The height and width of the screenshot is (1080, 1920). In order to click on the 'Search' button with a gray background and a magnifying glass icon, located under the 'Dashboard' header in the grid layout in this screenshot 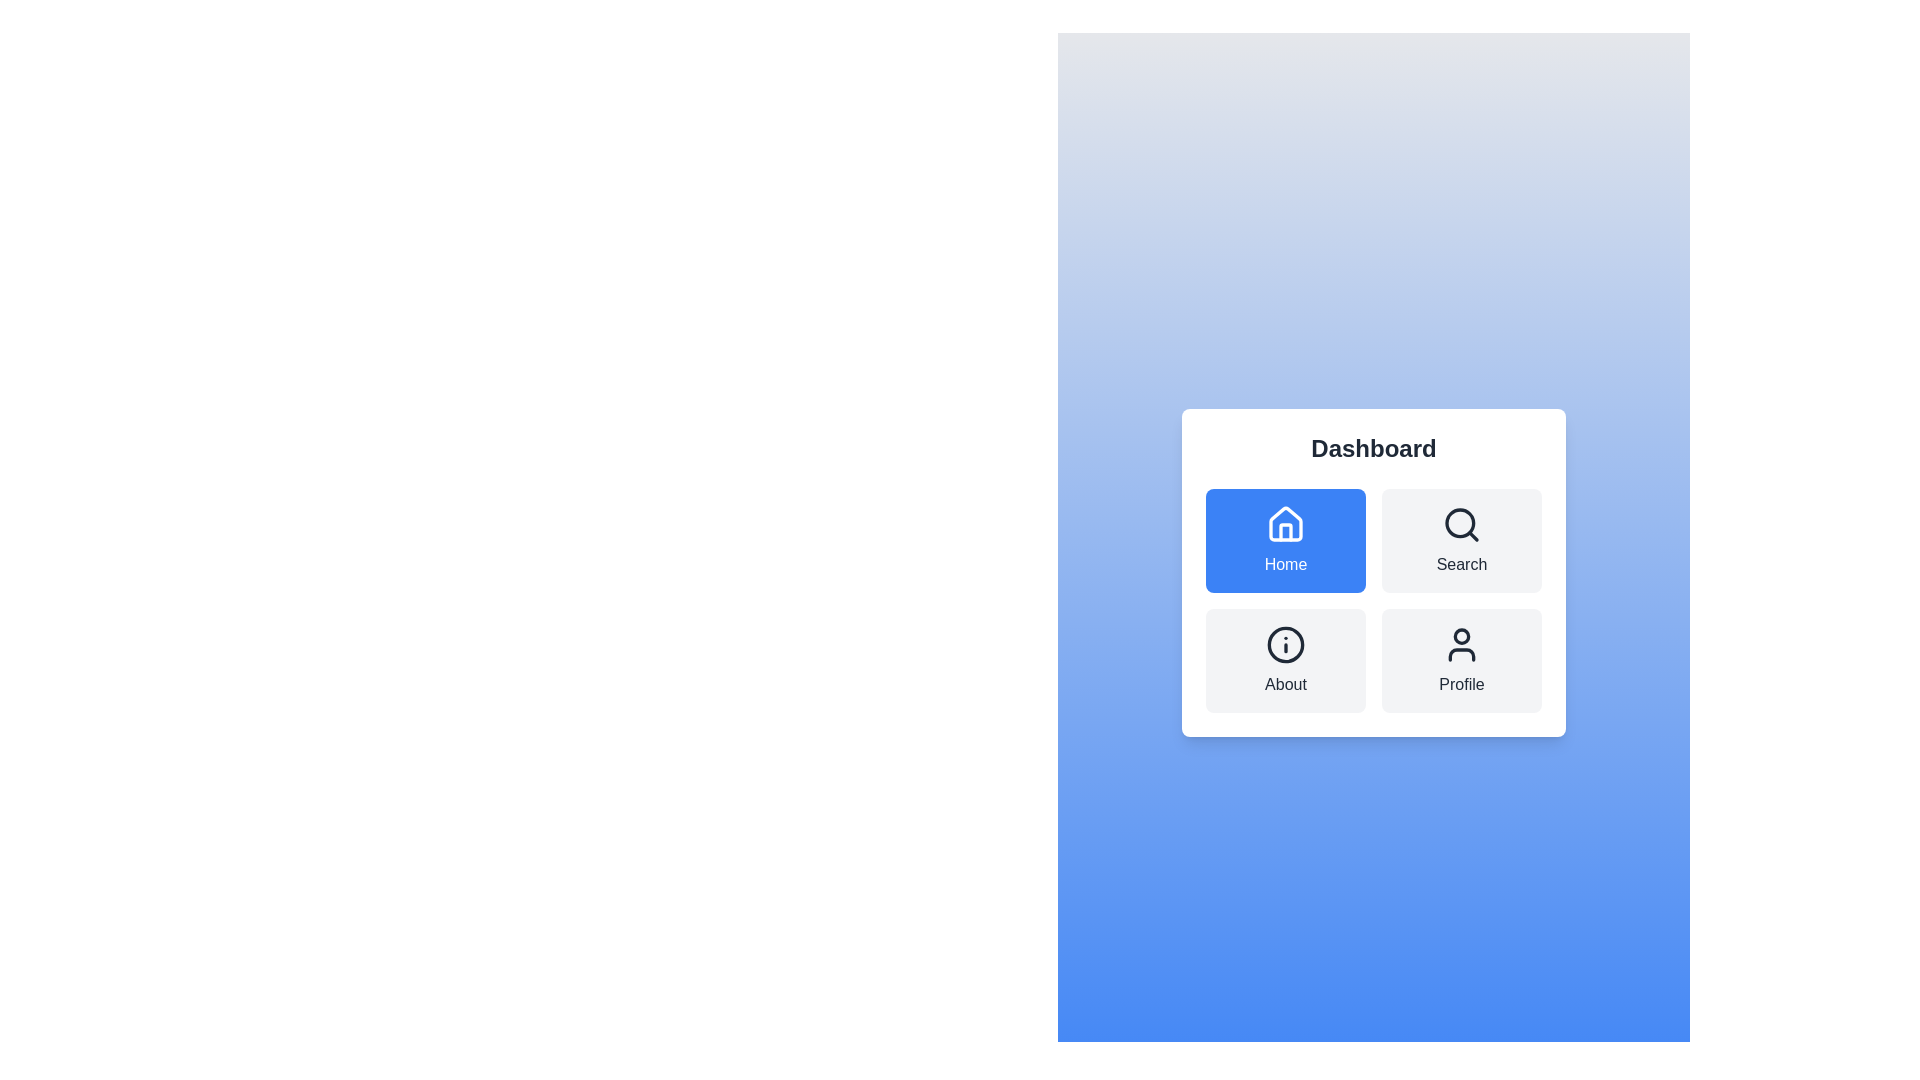, I will do `click(1462, 540)`.